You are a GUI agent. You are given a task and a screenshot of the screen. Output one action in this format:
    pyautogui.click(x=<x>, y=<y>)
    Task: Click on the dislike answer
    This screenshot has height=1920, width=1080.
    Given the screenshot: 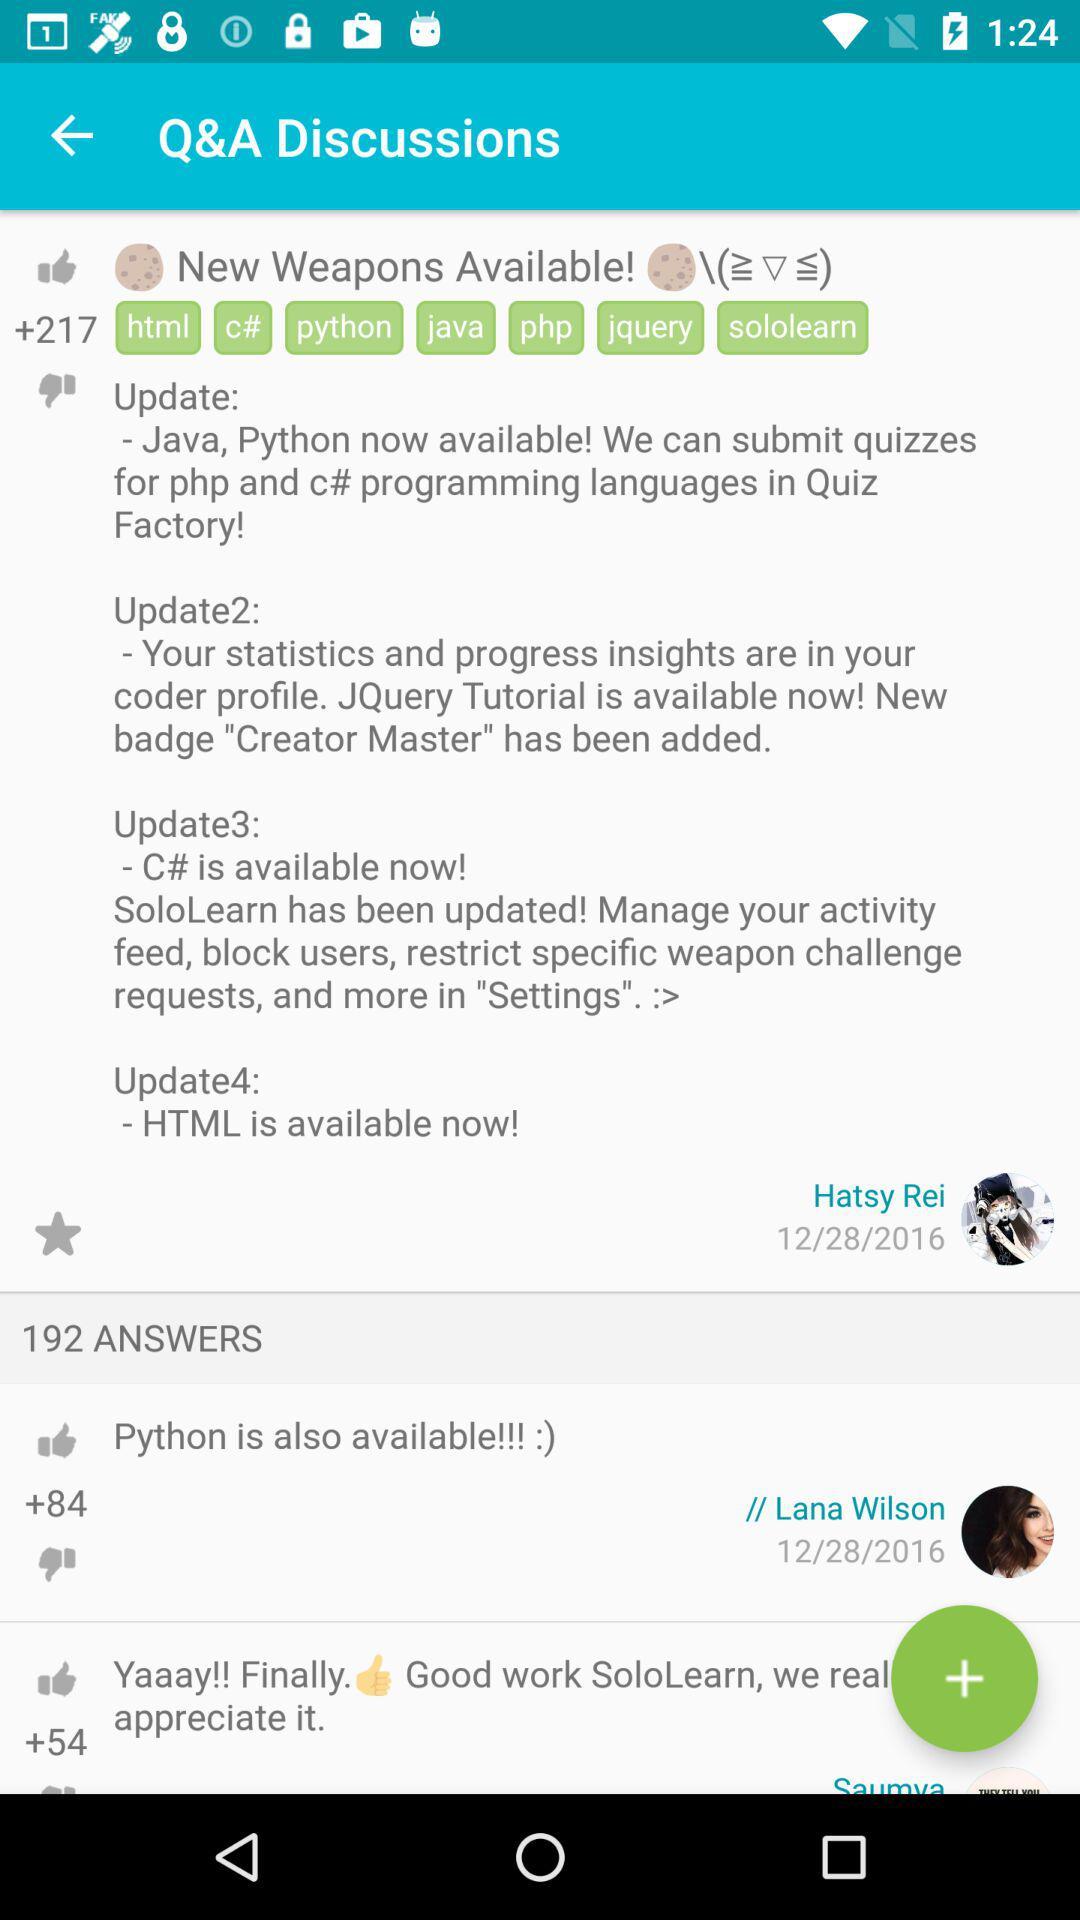 What is the action you would take?
    pyautogui.click(x=55, y=1563)
    